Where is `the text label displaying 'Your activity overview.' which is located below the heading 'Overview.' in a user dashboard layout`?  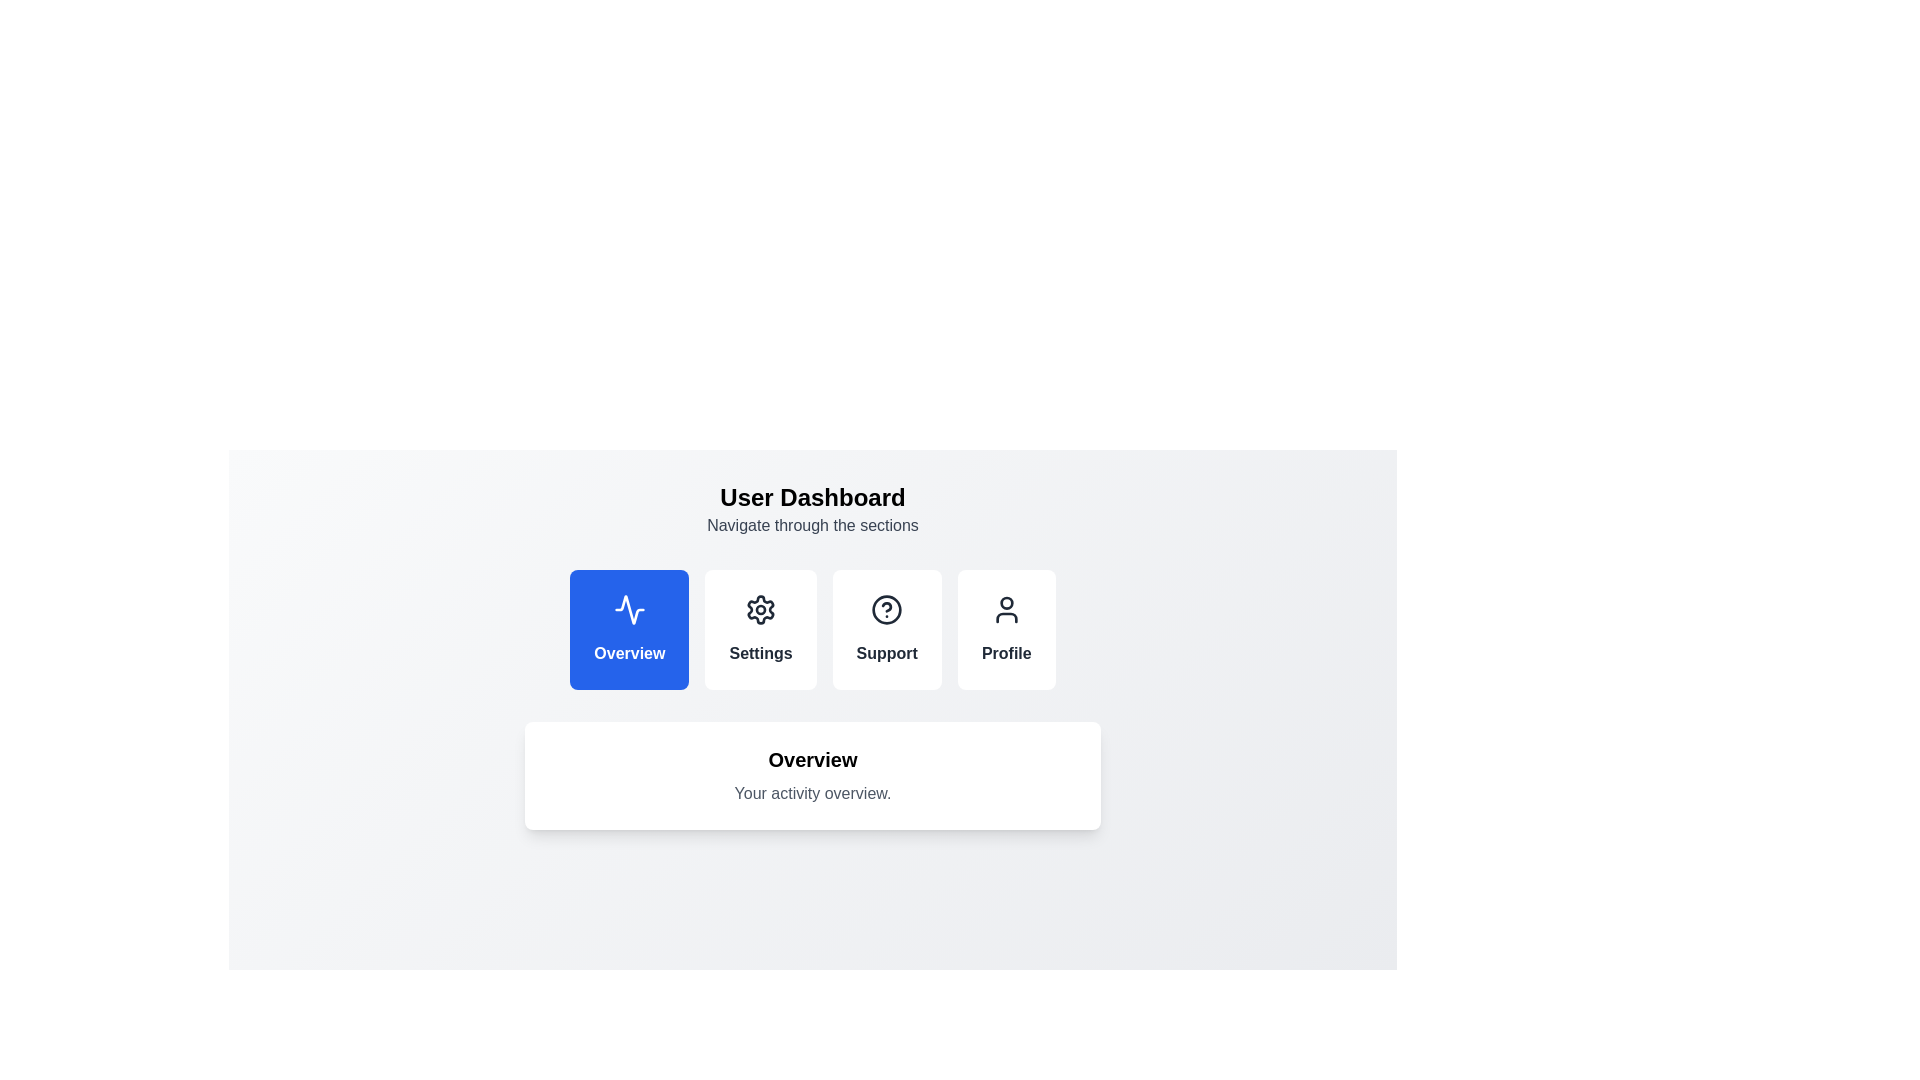
the text label displaying 'Your activity overview.' which is located below the heading 'Overview.' in a user dashboard layout is located at coordinates (812, 793).